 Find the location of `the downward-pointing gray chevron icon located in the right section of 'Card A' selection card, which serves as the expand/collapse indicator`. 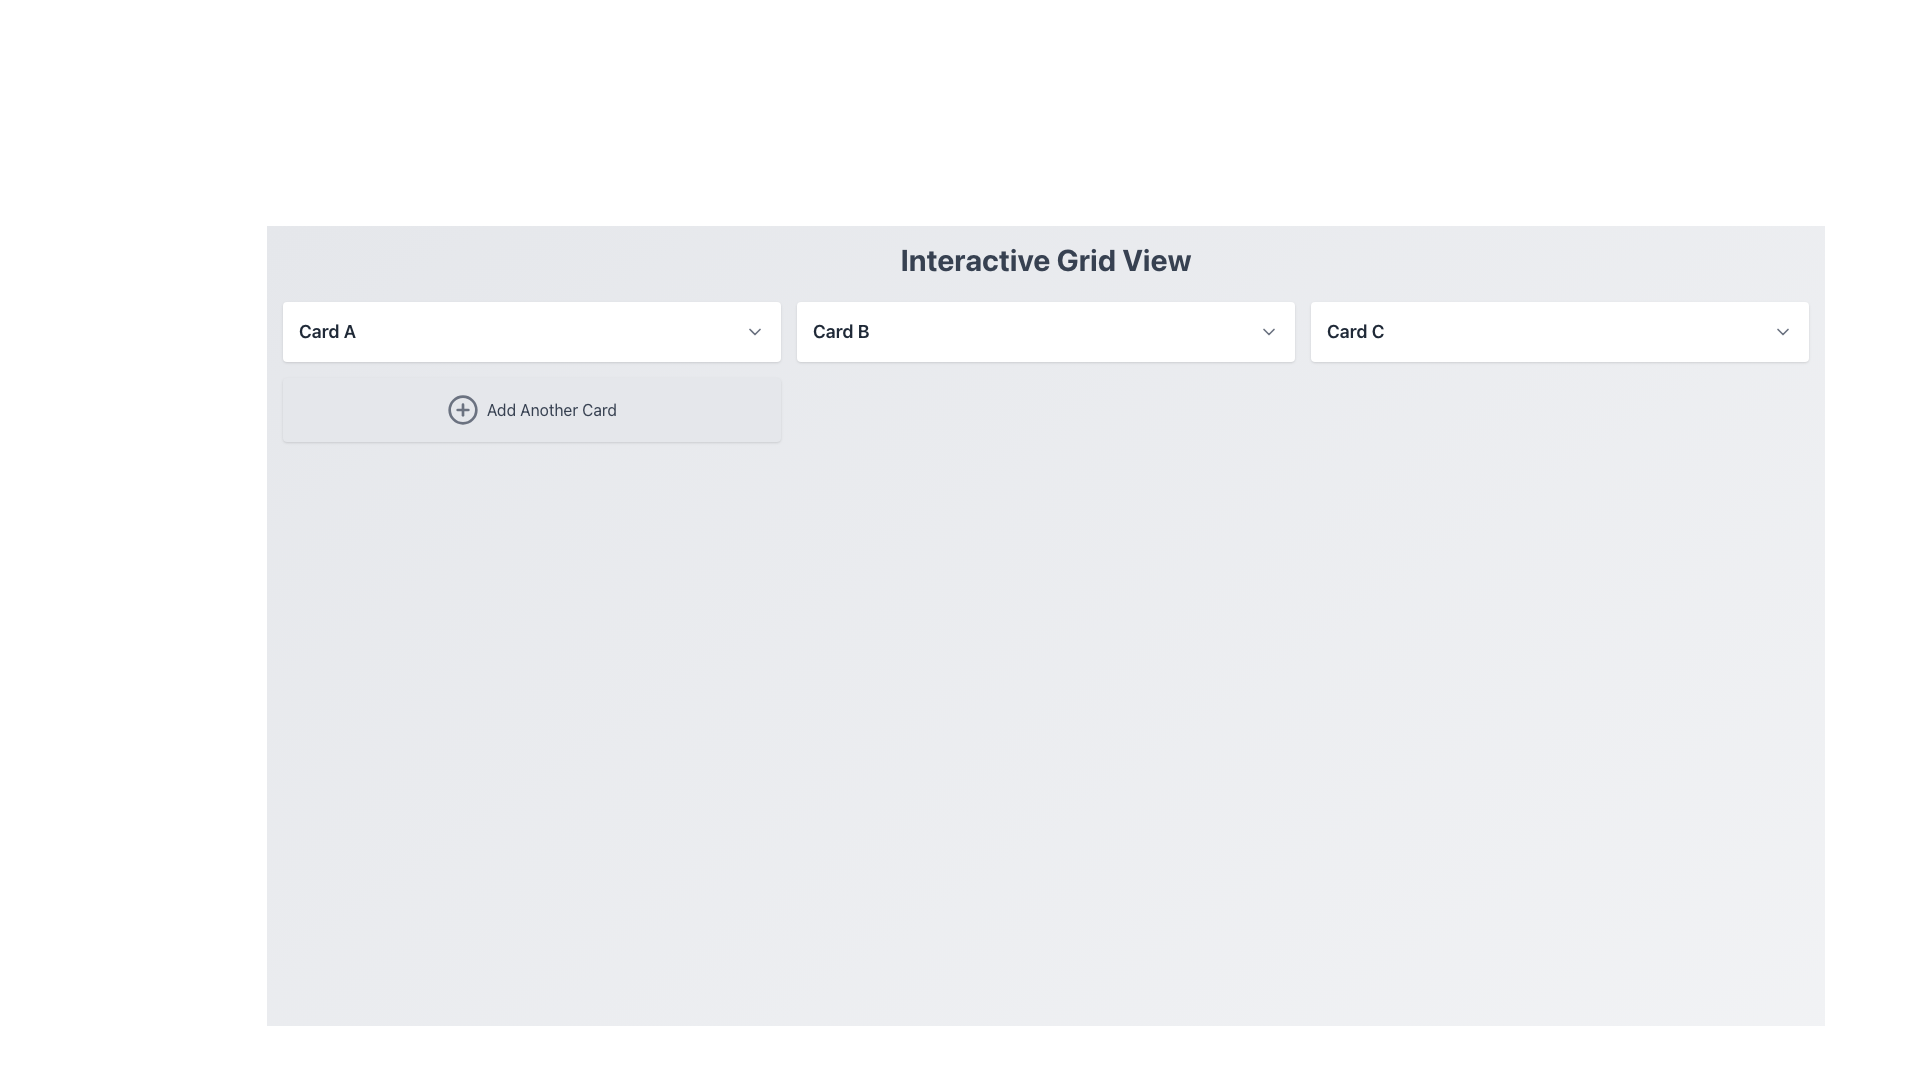

the downward-pointing gray chevron icon located in the right section of 'Card A' selection card, which serves as the expand/collapse indicator is located at coordinates (753, 330).